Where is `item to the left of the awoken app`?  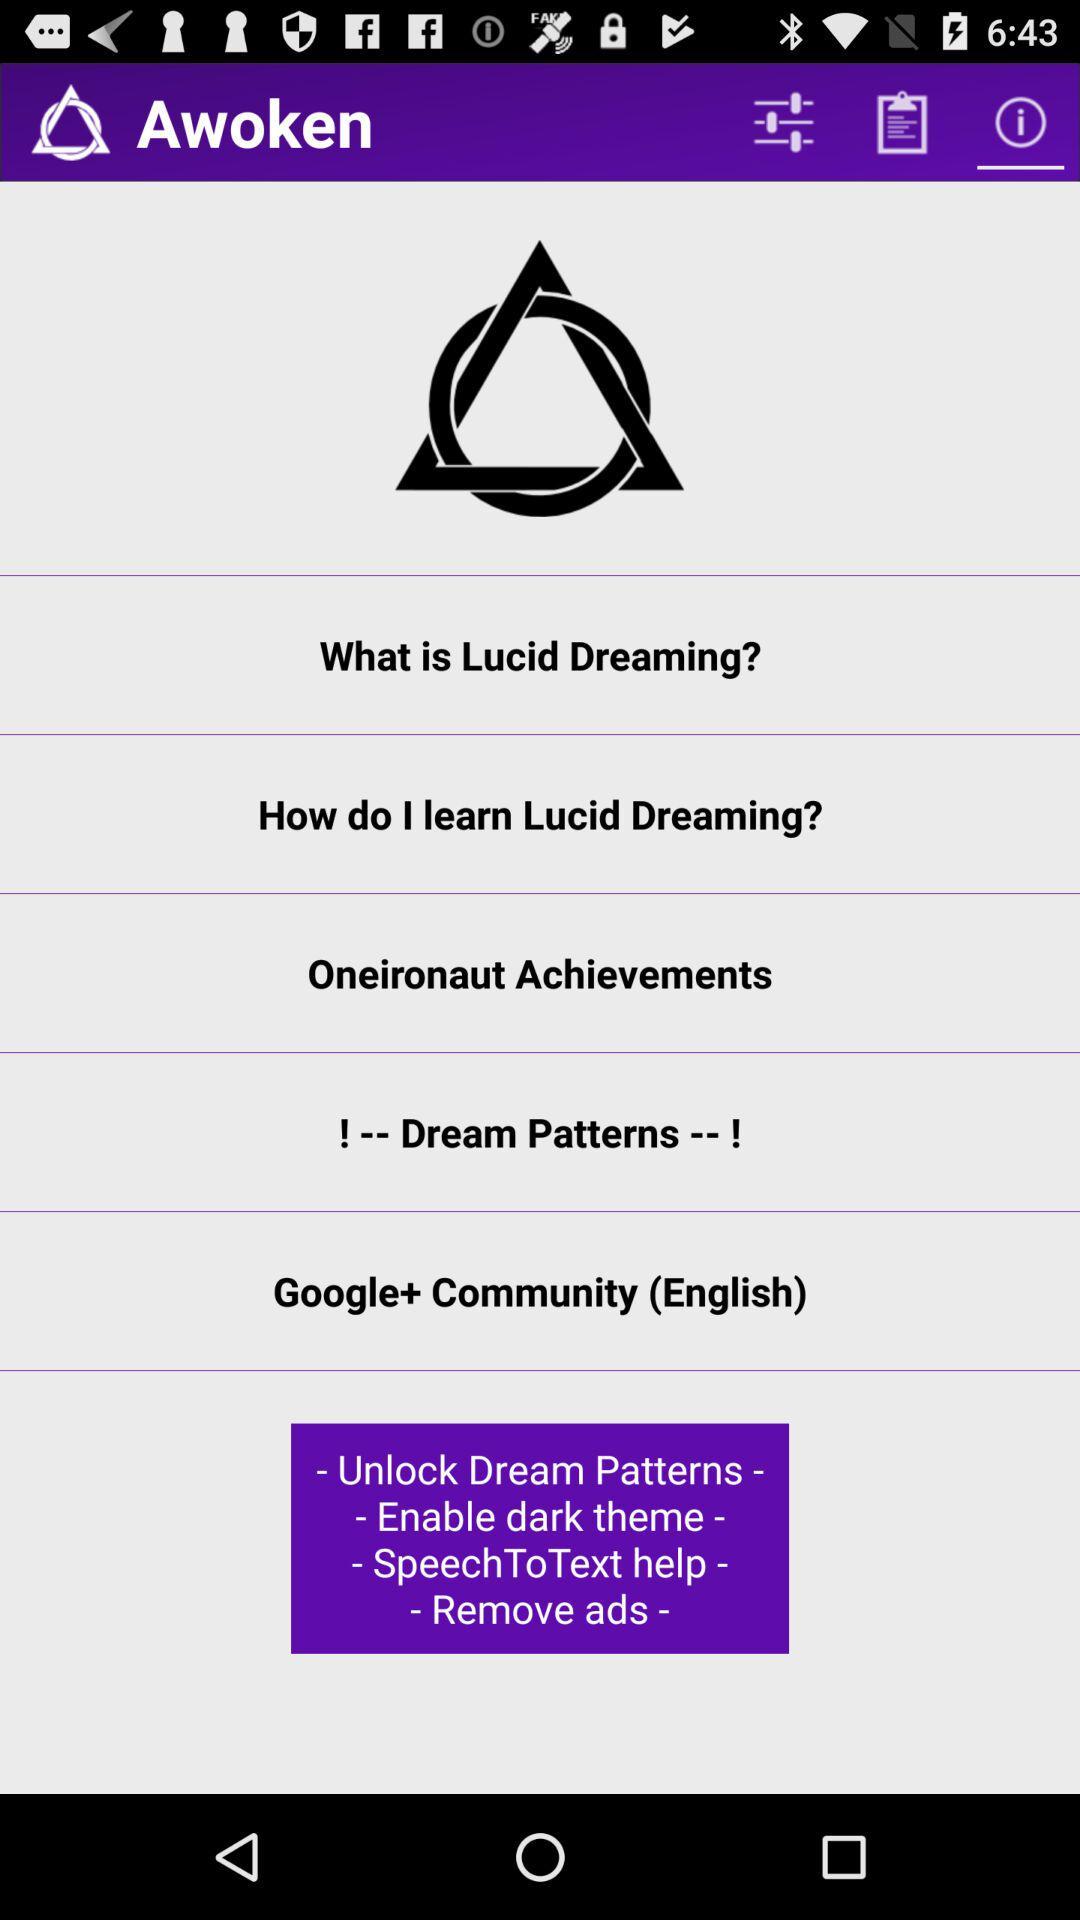
item to the left of the awoken app is located at coordinates (69, 121).